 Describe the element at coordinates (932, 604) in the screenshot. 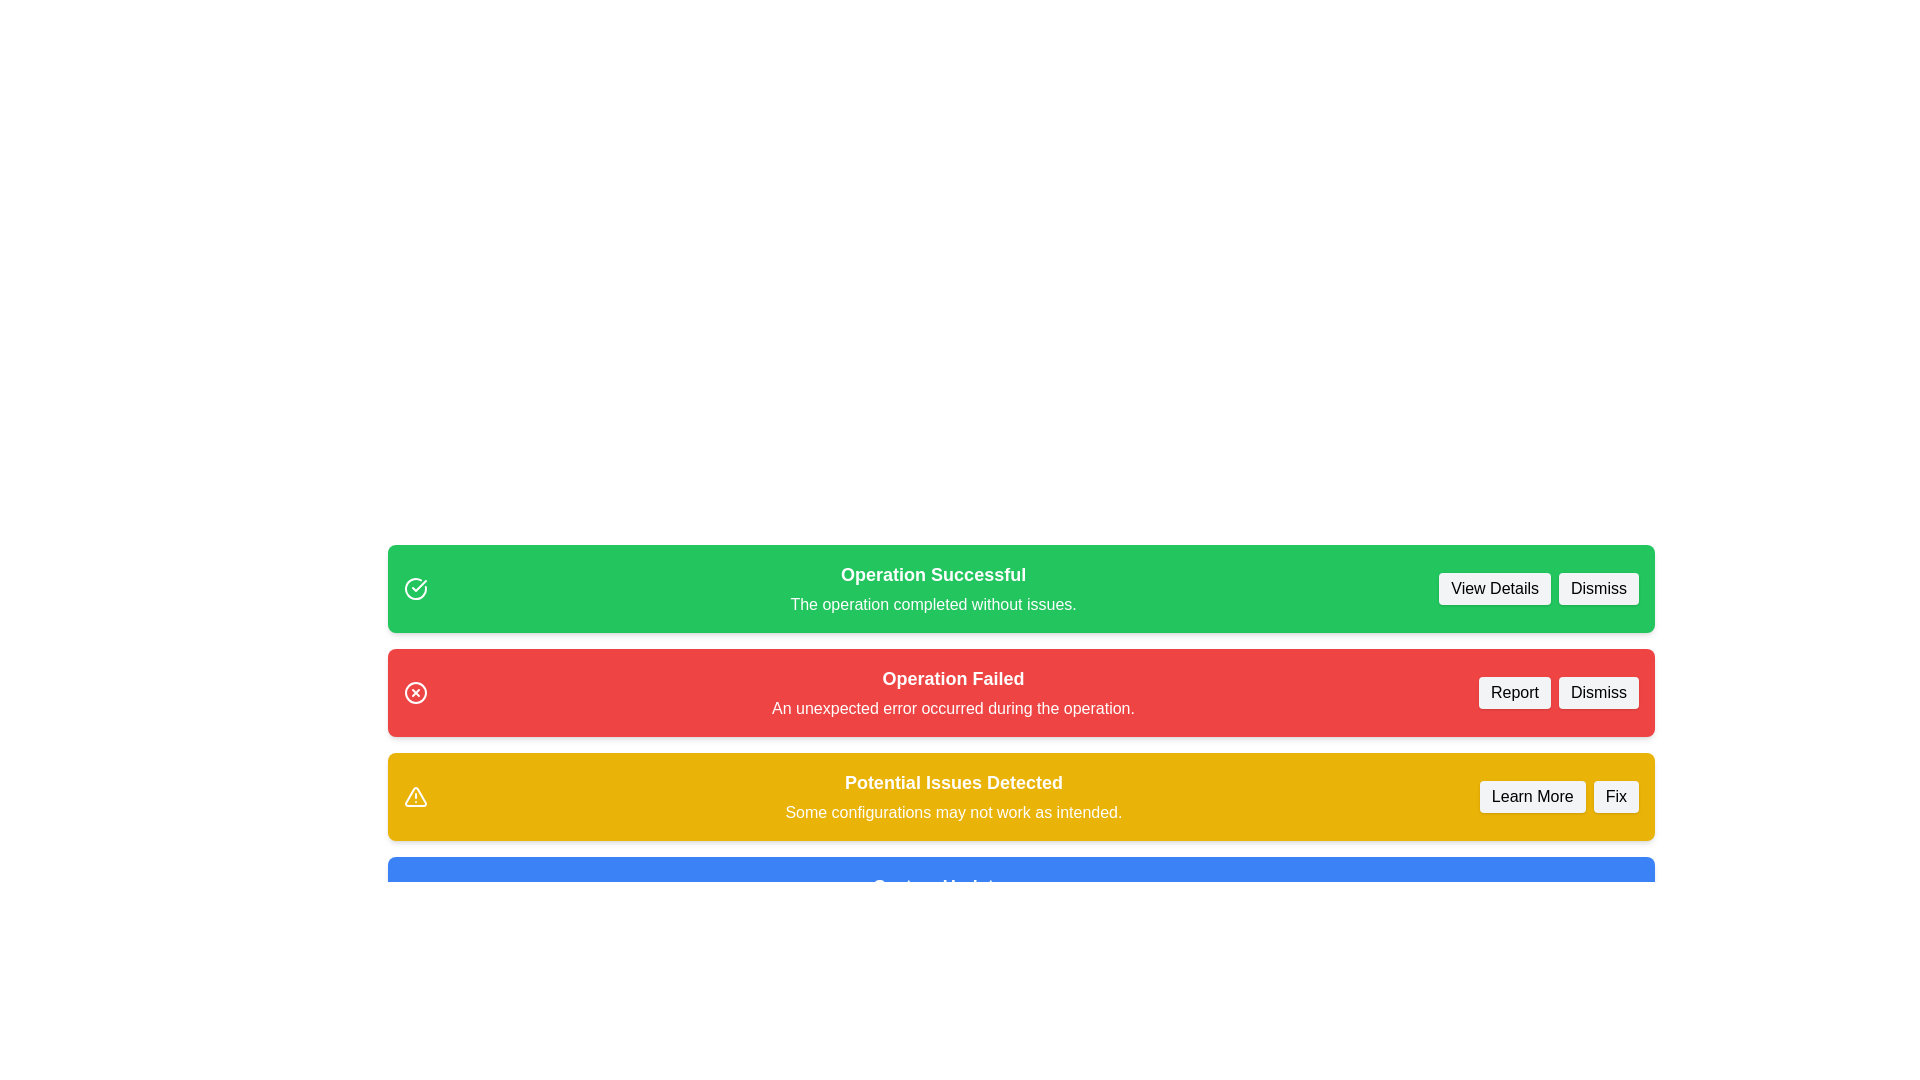

I see `the text label component indicating successful operation completion, located within the green banner titled 'Operation Successful'` at that location.